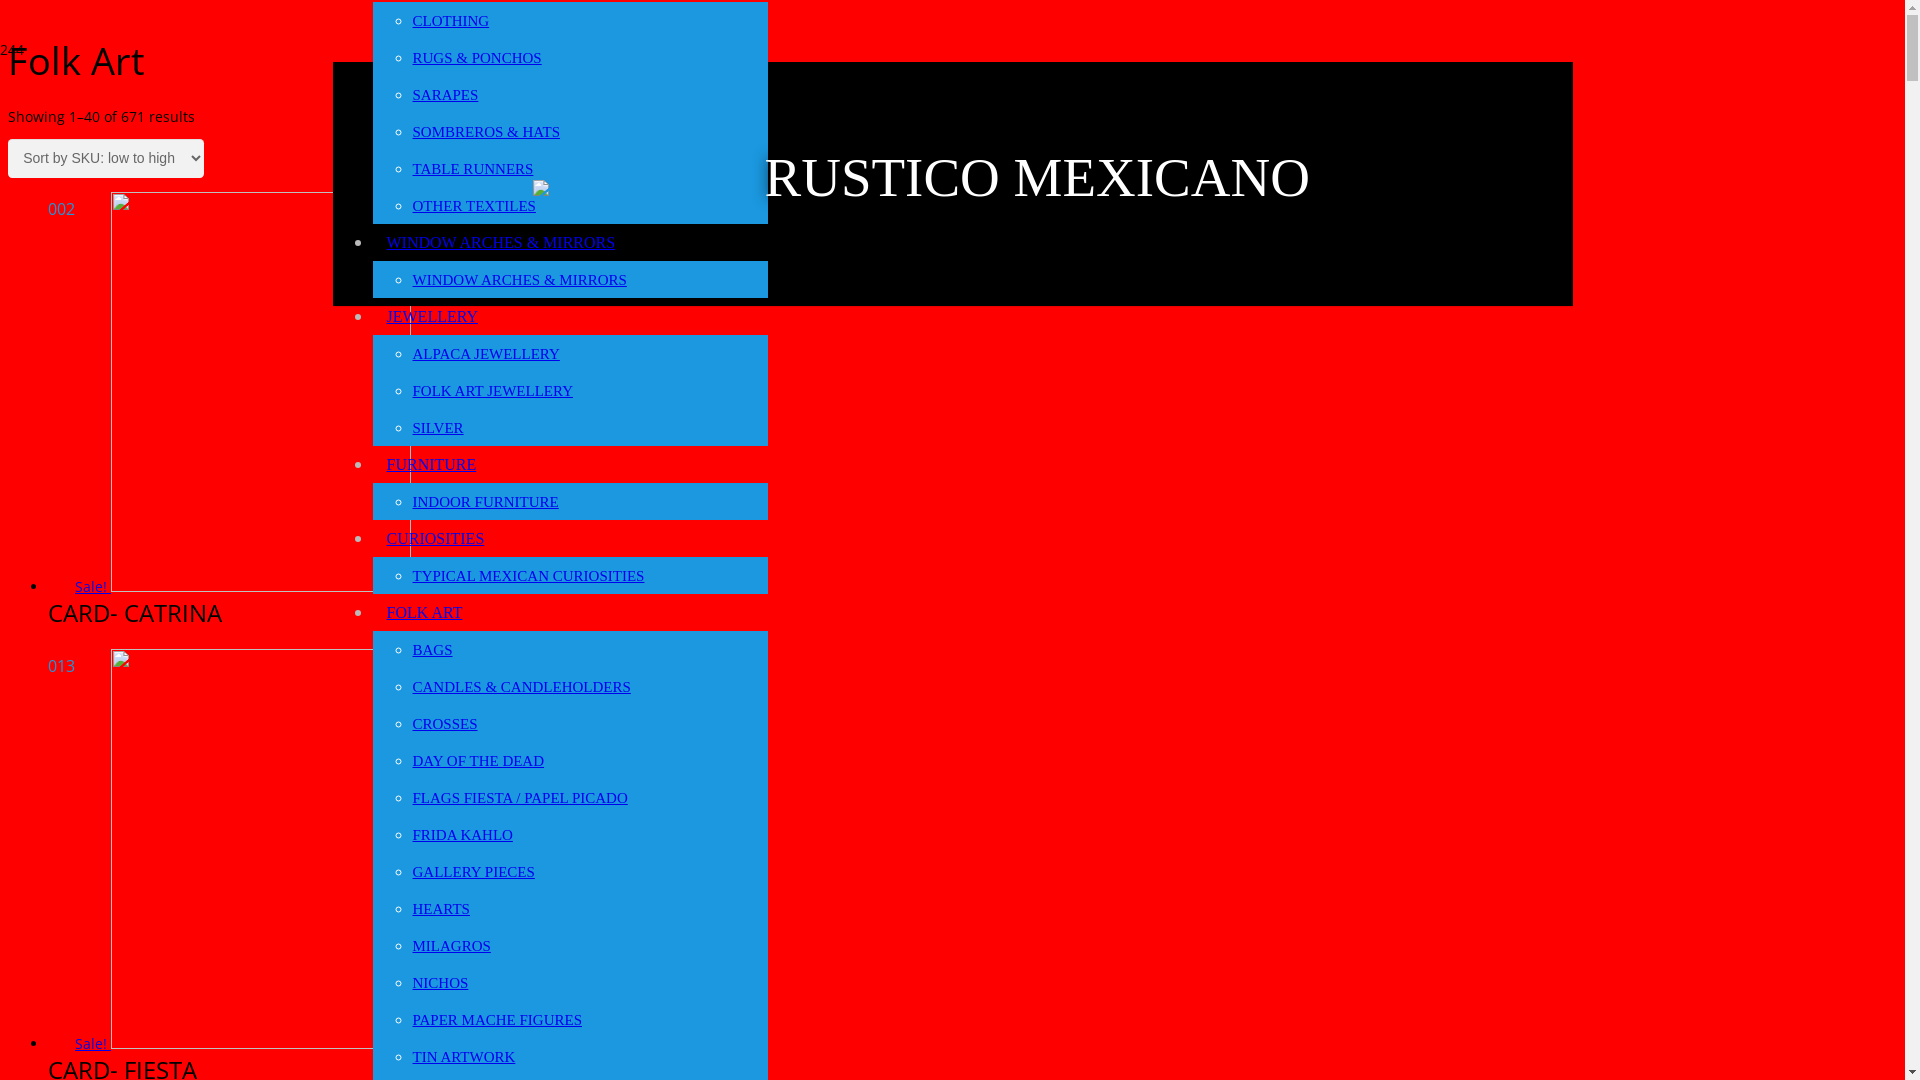  I want to click on 'FOLK ART', so click(422, 611).